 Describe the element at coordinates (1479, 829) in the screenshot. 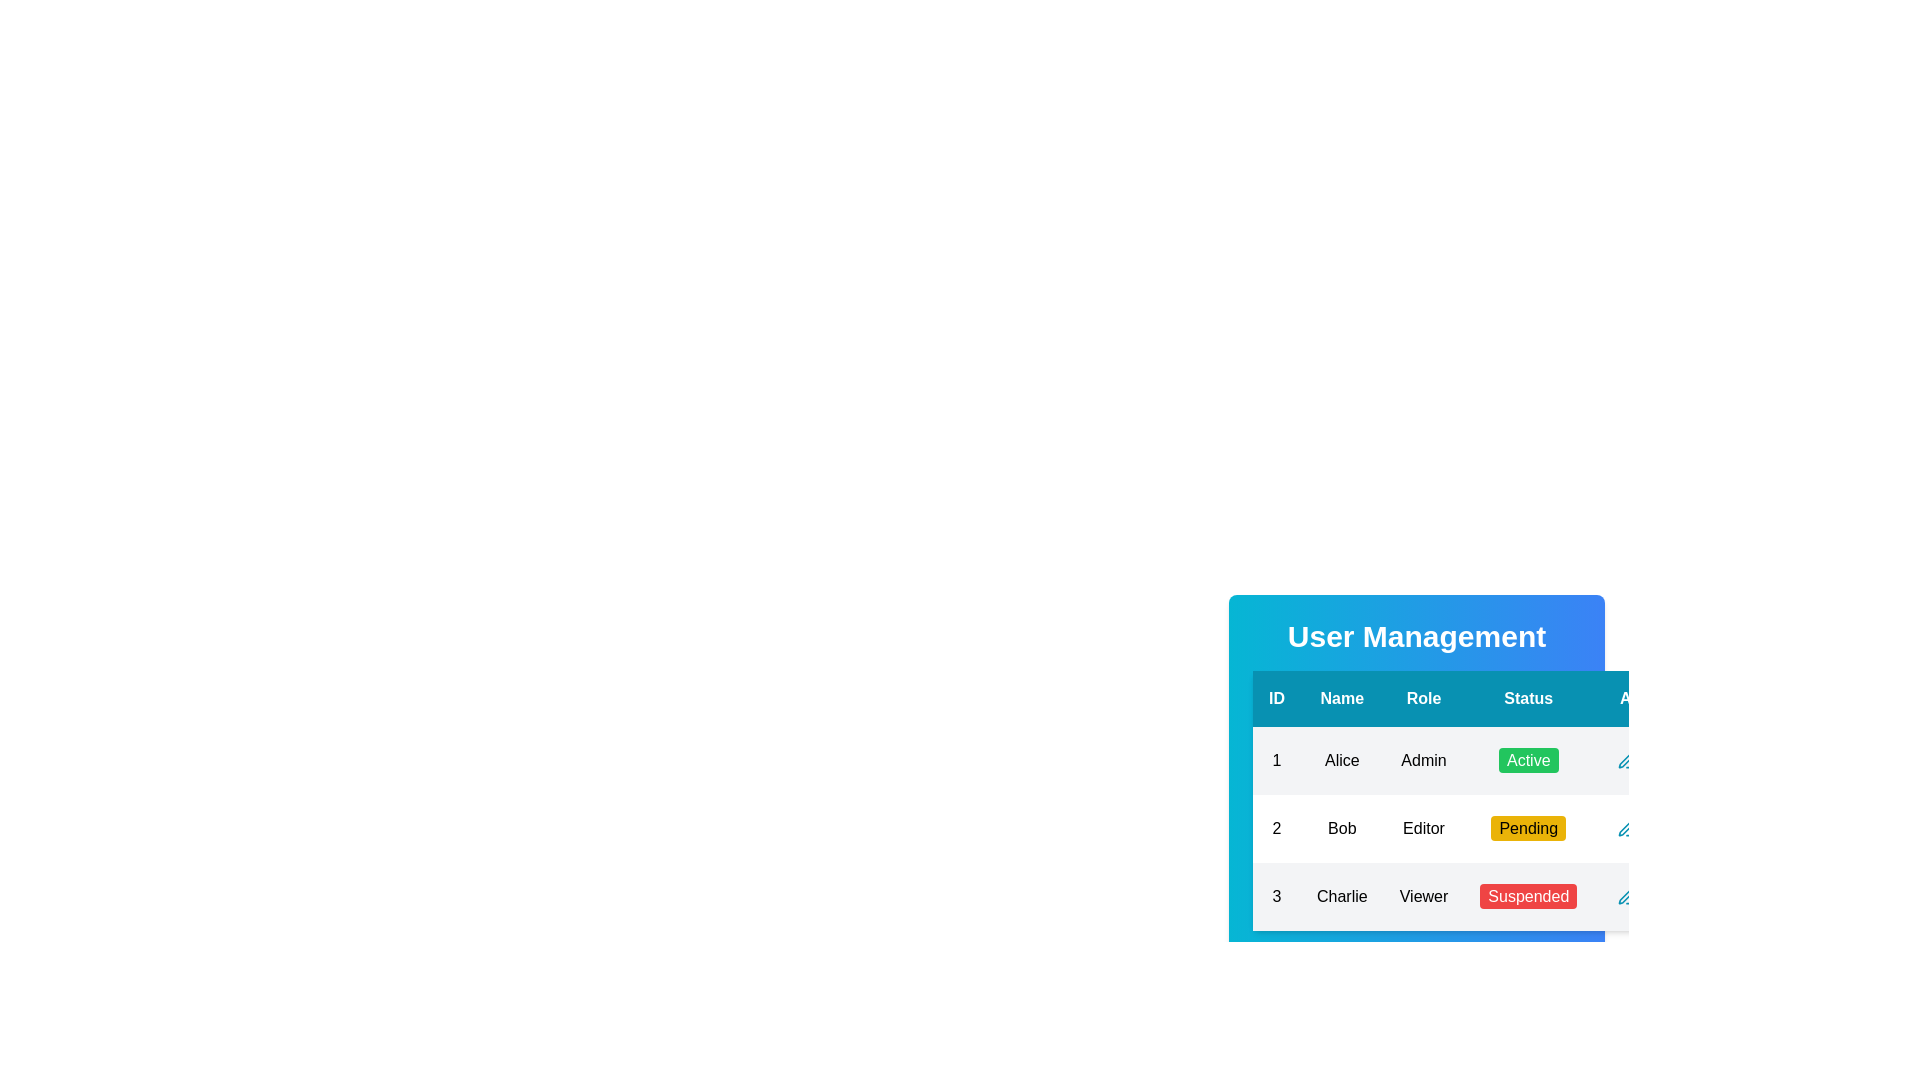

I see `the data row displaying user 'Bob' in the user management table` at that location.